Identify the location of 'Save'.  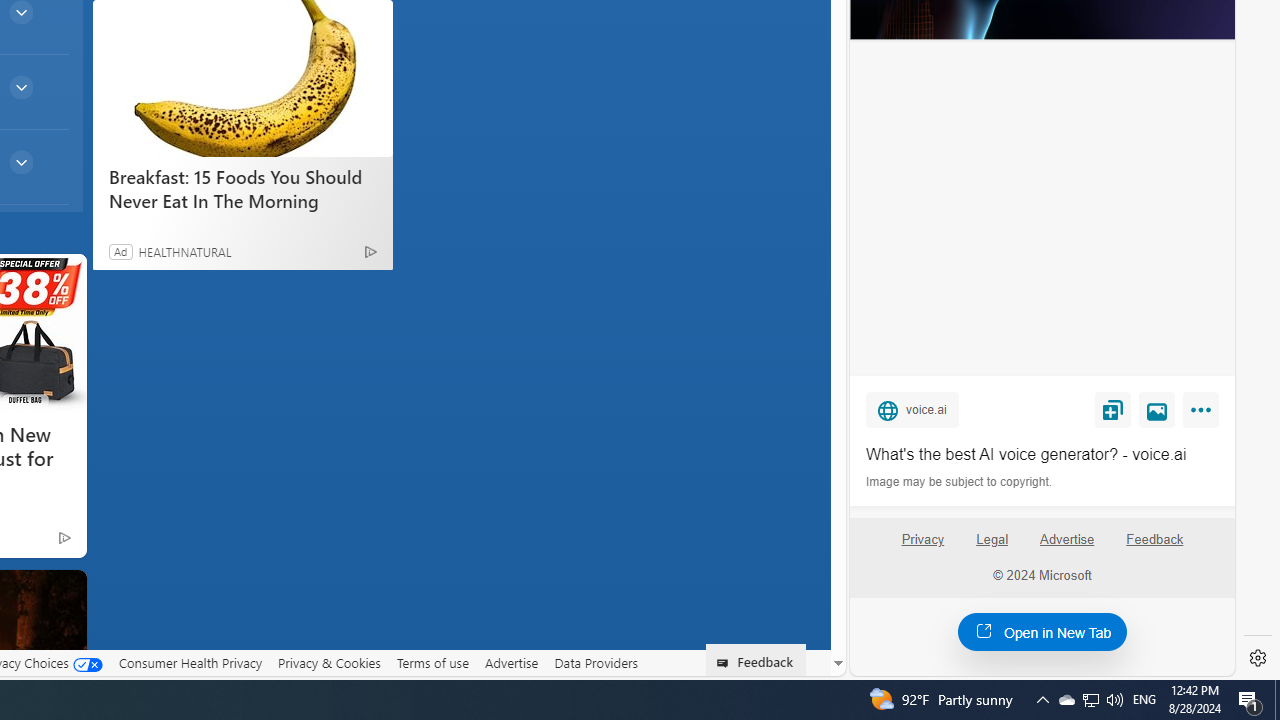
(1111, 408).